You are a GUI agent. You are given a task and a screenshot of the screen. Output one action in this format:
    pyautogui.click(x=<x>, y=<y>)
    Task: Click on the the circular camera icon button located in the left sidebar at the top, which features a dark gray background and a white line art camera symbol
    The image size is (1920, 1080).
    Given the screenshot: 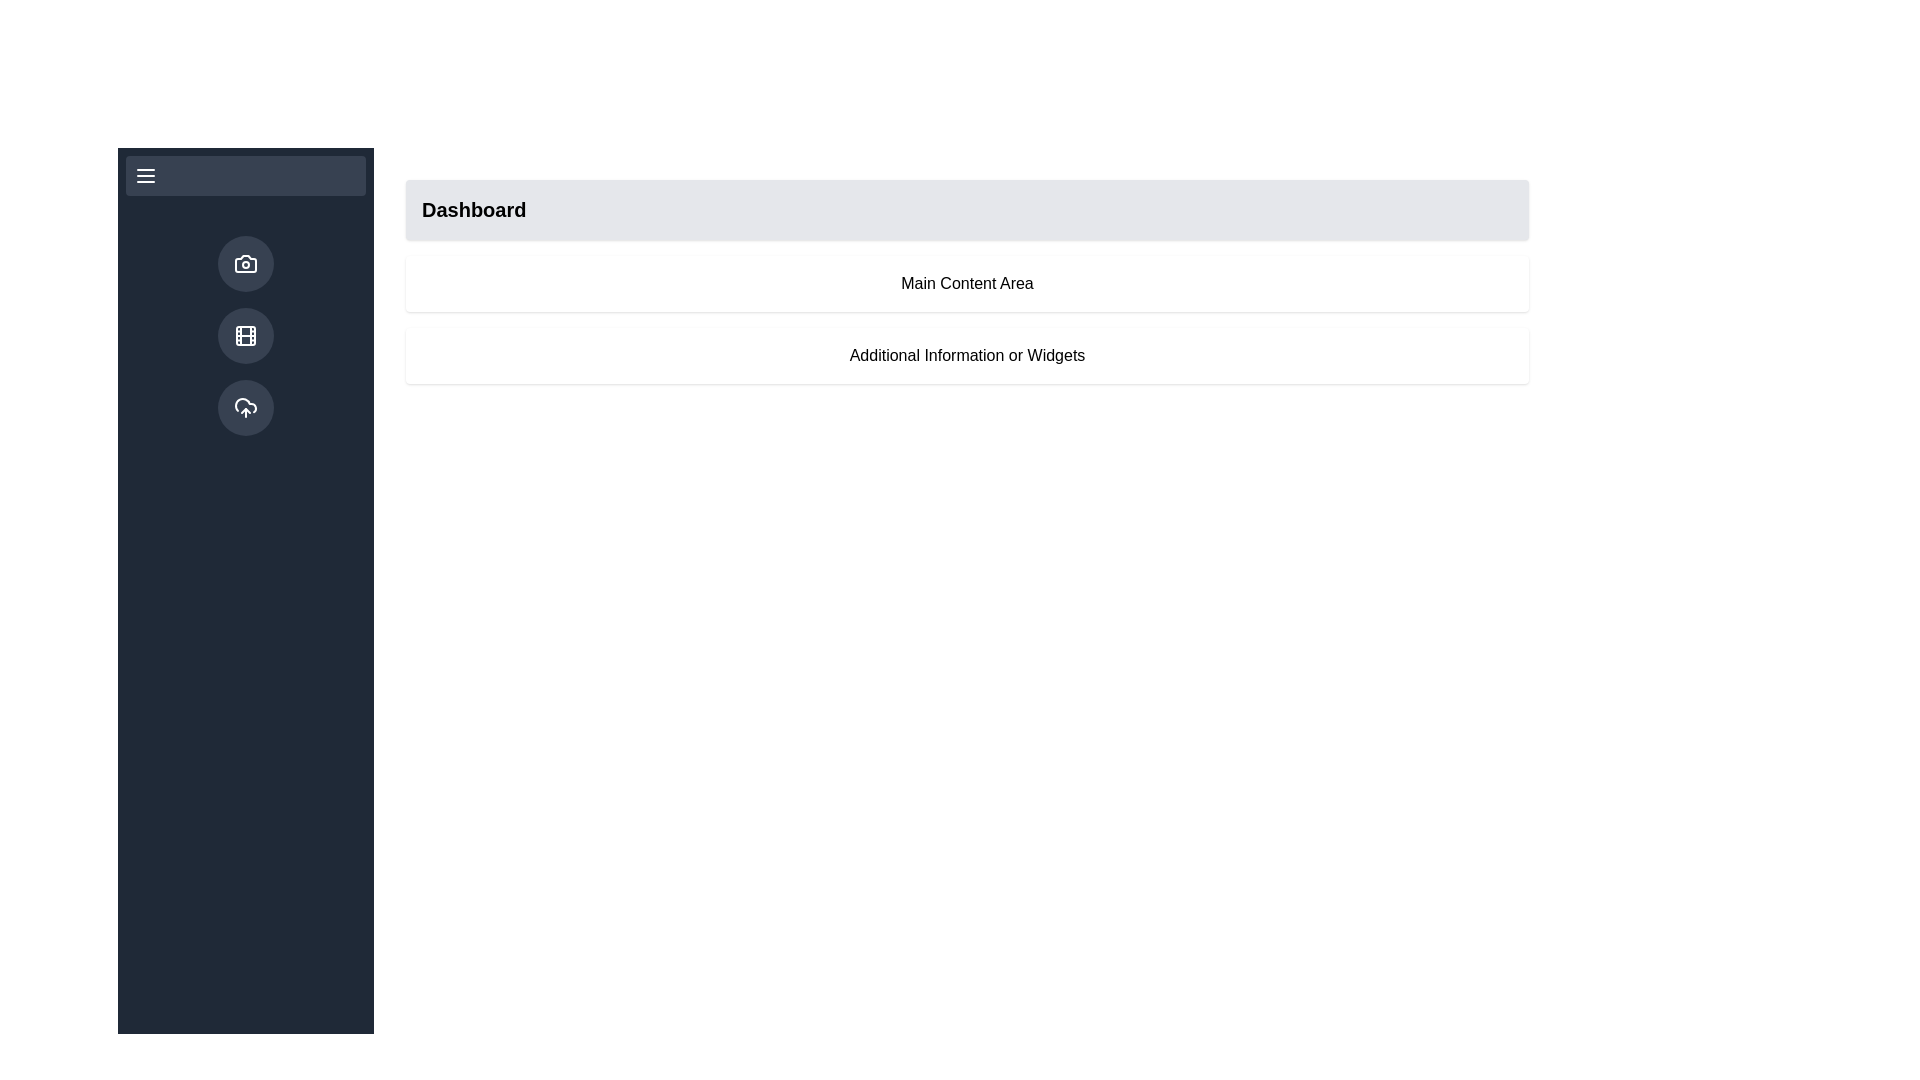 What is the action you would take?
    pyautogui.click(x=244, y=262)
    